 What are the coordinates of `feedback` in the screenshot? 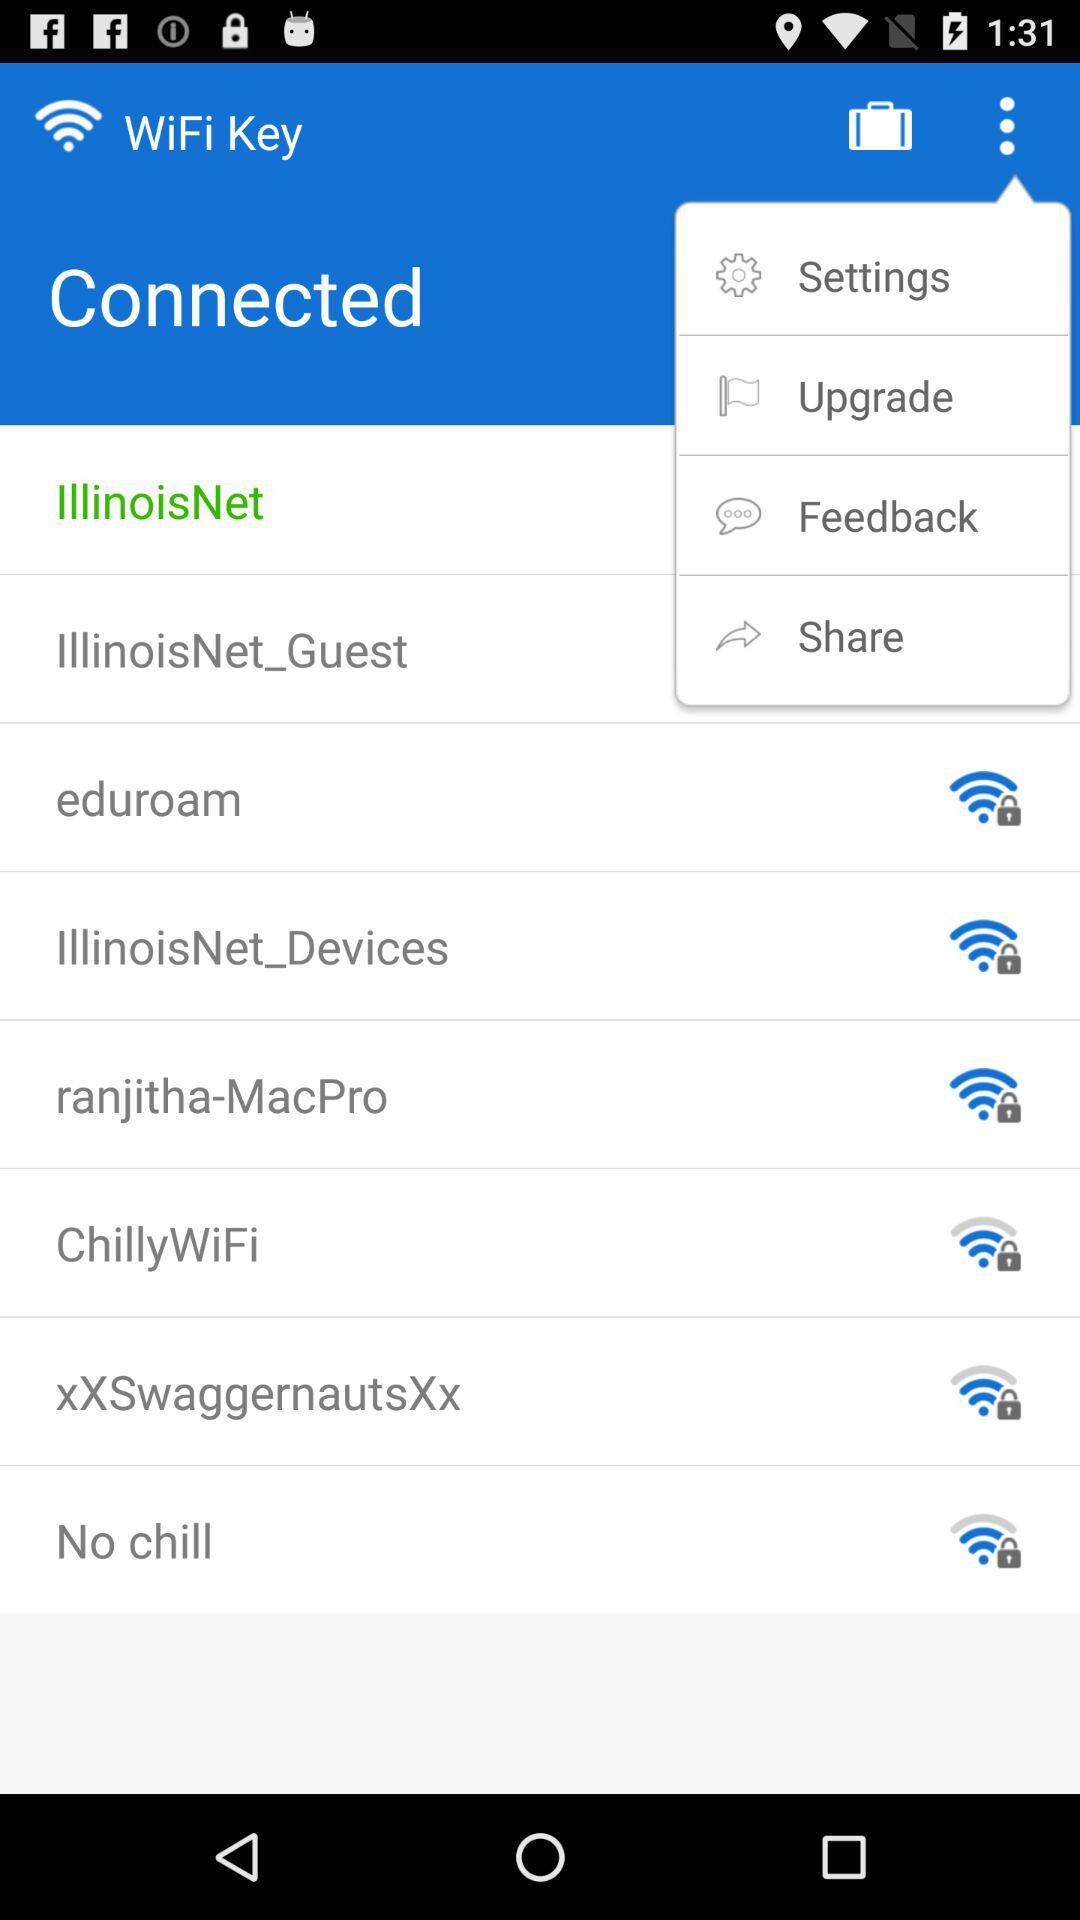 It's located at (886, 515).